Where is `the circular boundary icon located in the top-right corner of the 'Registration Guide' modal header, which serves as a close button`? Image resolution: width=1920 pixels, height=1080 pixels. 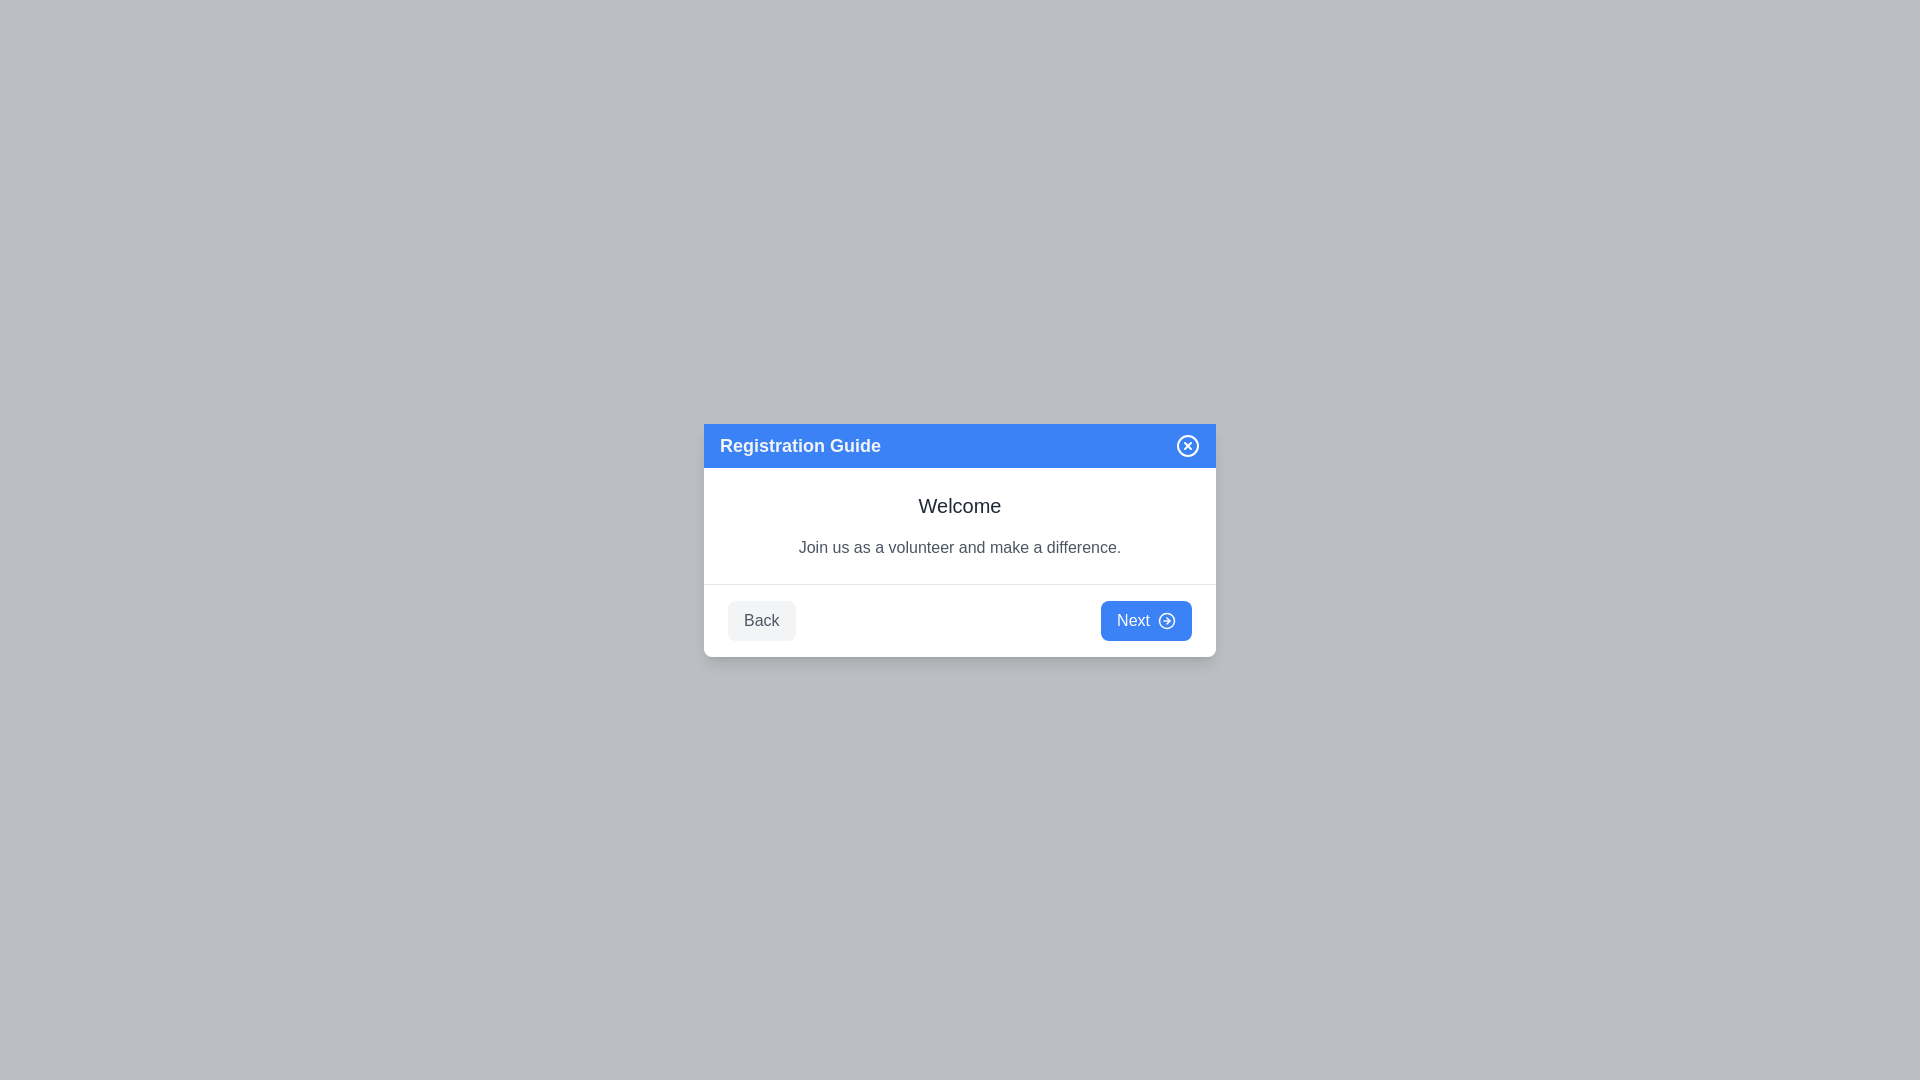
the circular boundary icon located in the top-right corner of the 'Registration Guide' modal header, which serves as a close button is located at coordinates (1188, 444).